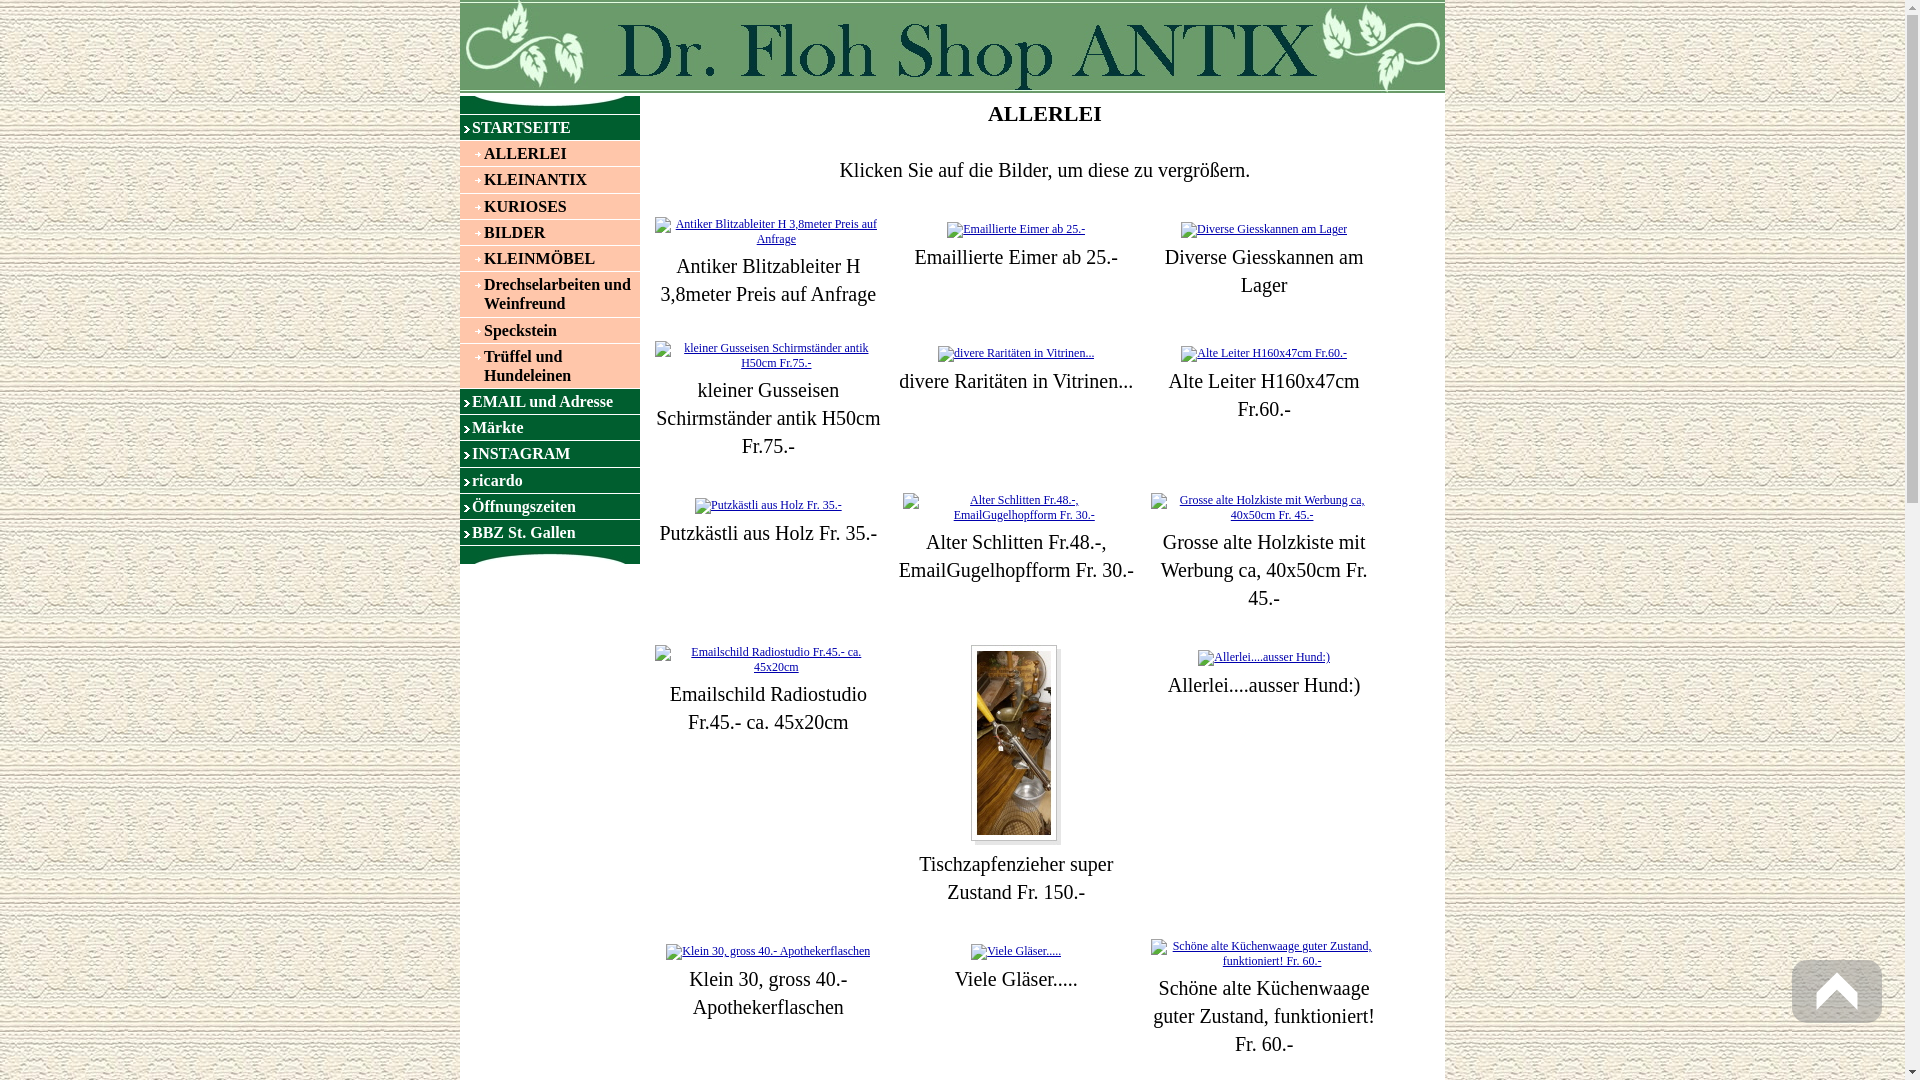  Describe the element at coordinates (550, 480) in the screenshot. I see `'ricardo'` at that location.